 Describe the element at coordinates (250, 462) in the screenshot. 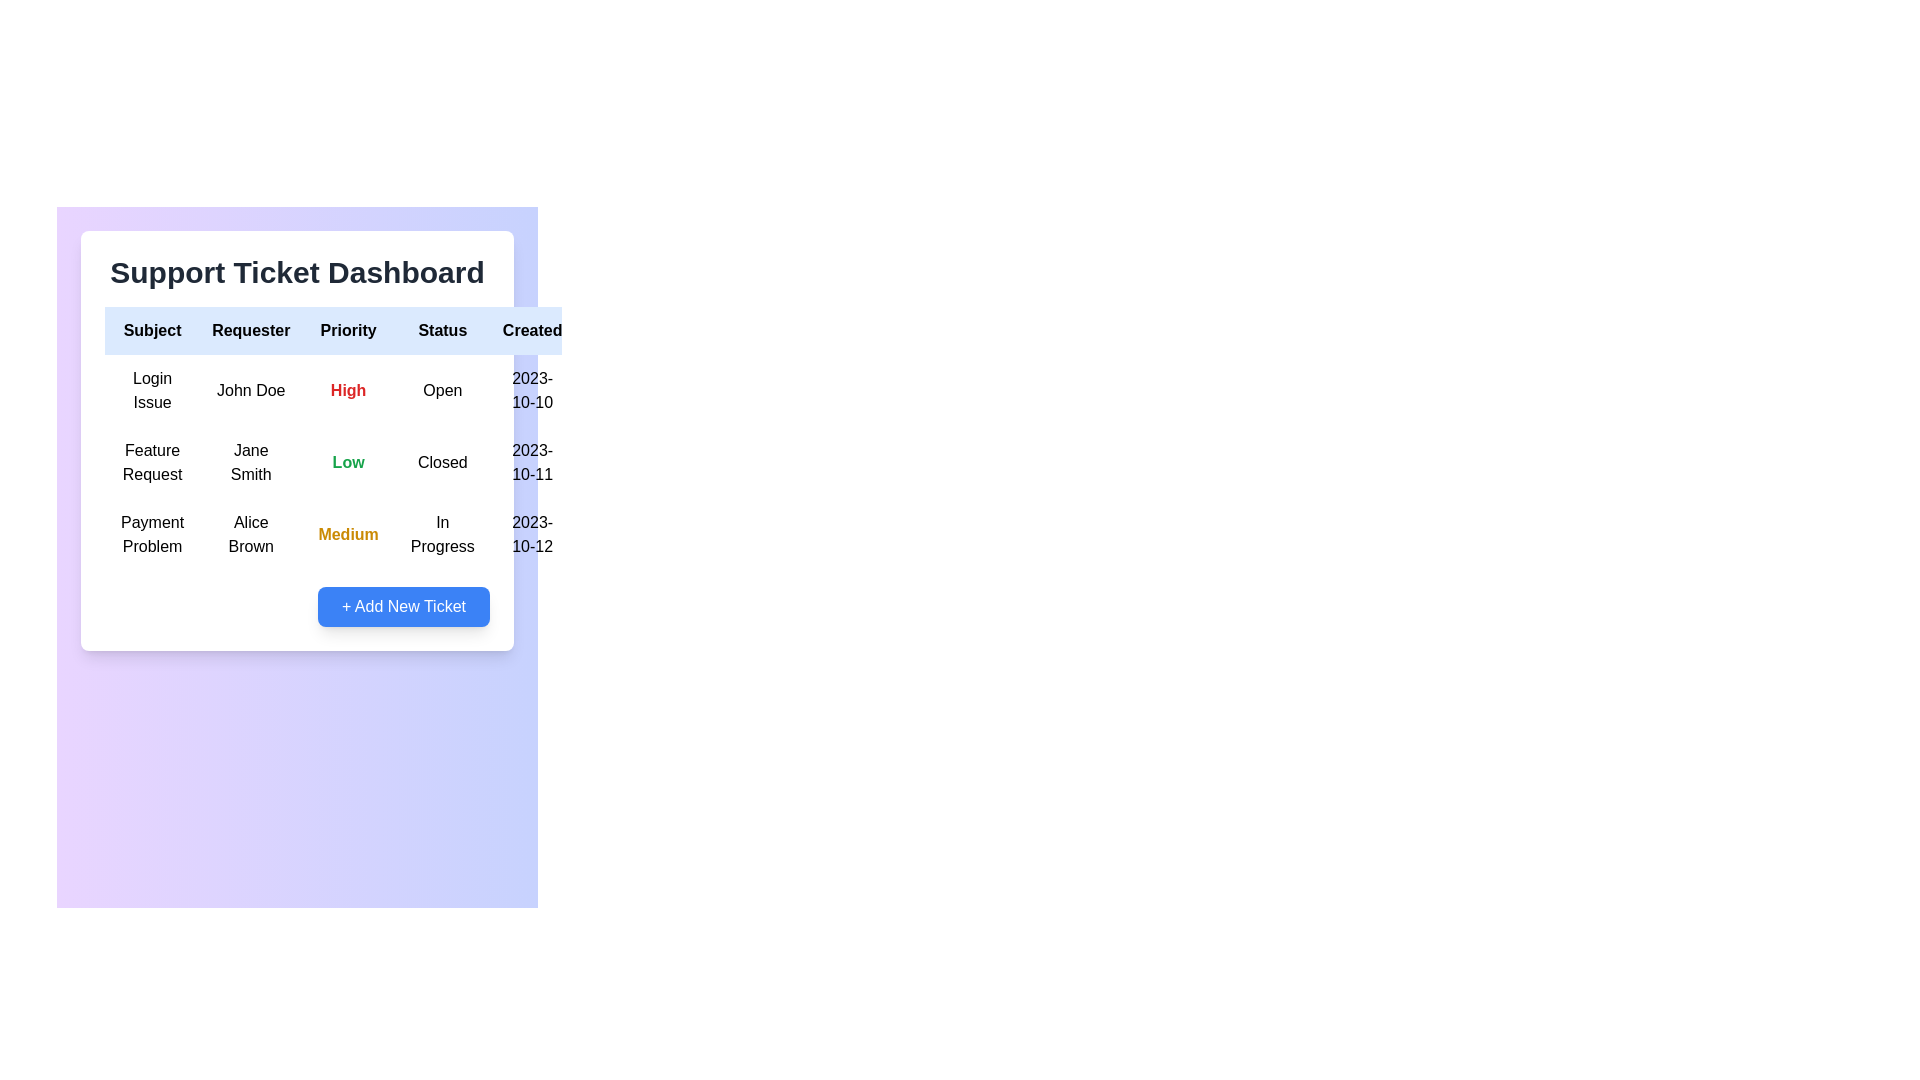

I see `the text label displaying the requester name associated with the 'Feature Request' task in the support ticket dashboard, located in the 'Requester' column of the 'Feature Request' row` at that location.